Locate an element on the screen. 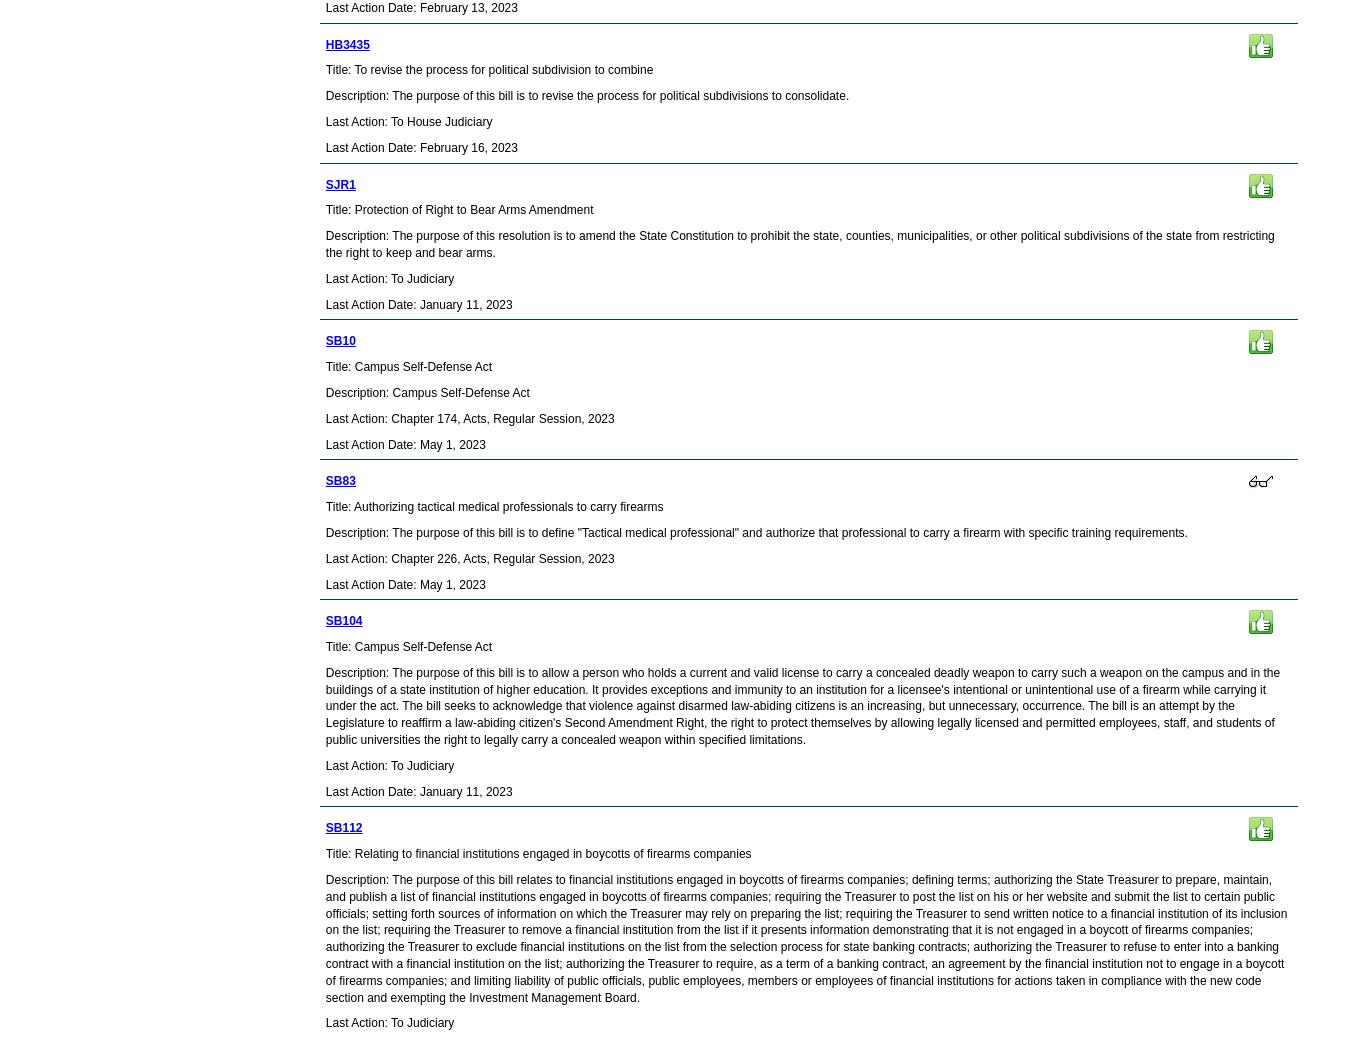 Image resolution: width=1366 pixels, height=1040 pixels. 'Title: Protection of Right to Bear Arms Amendment' is located at coordinates (324, 209).